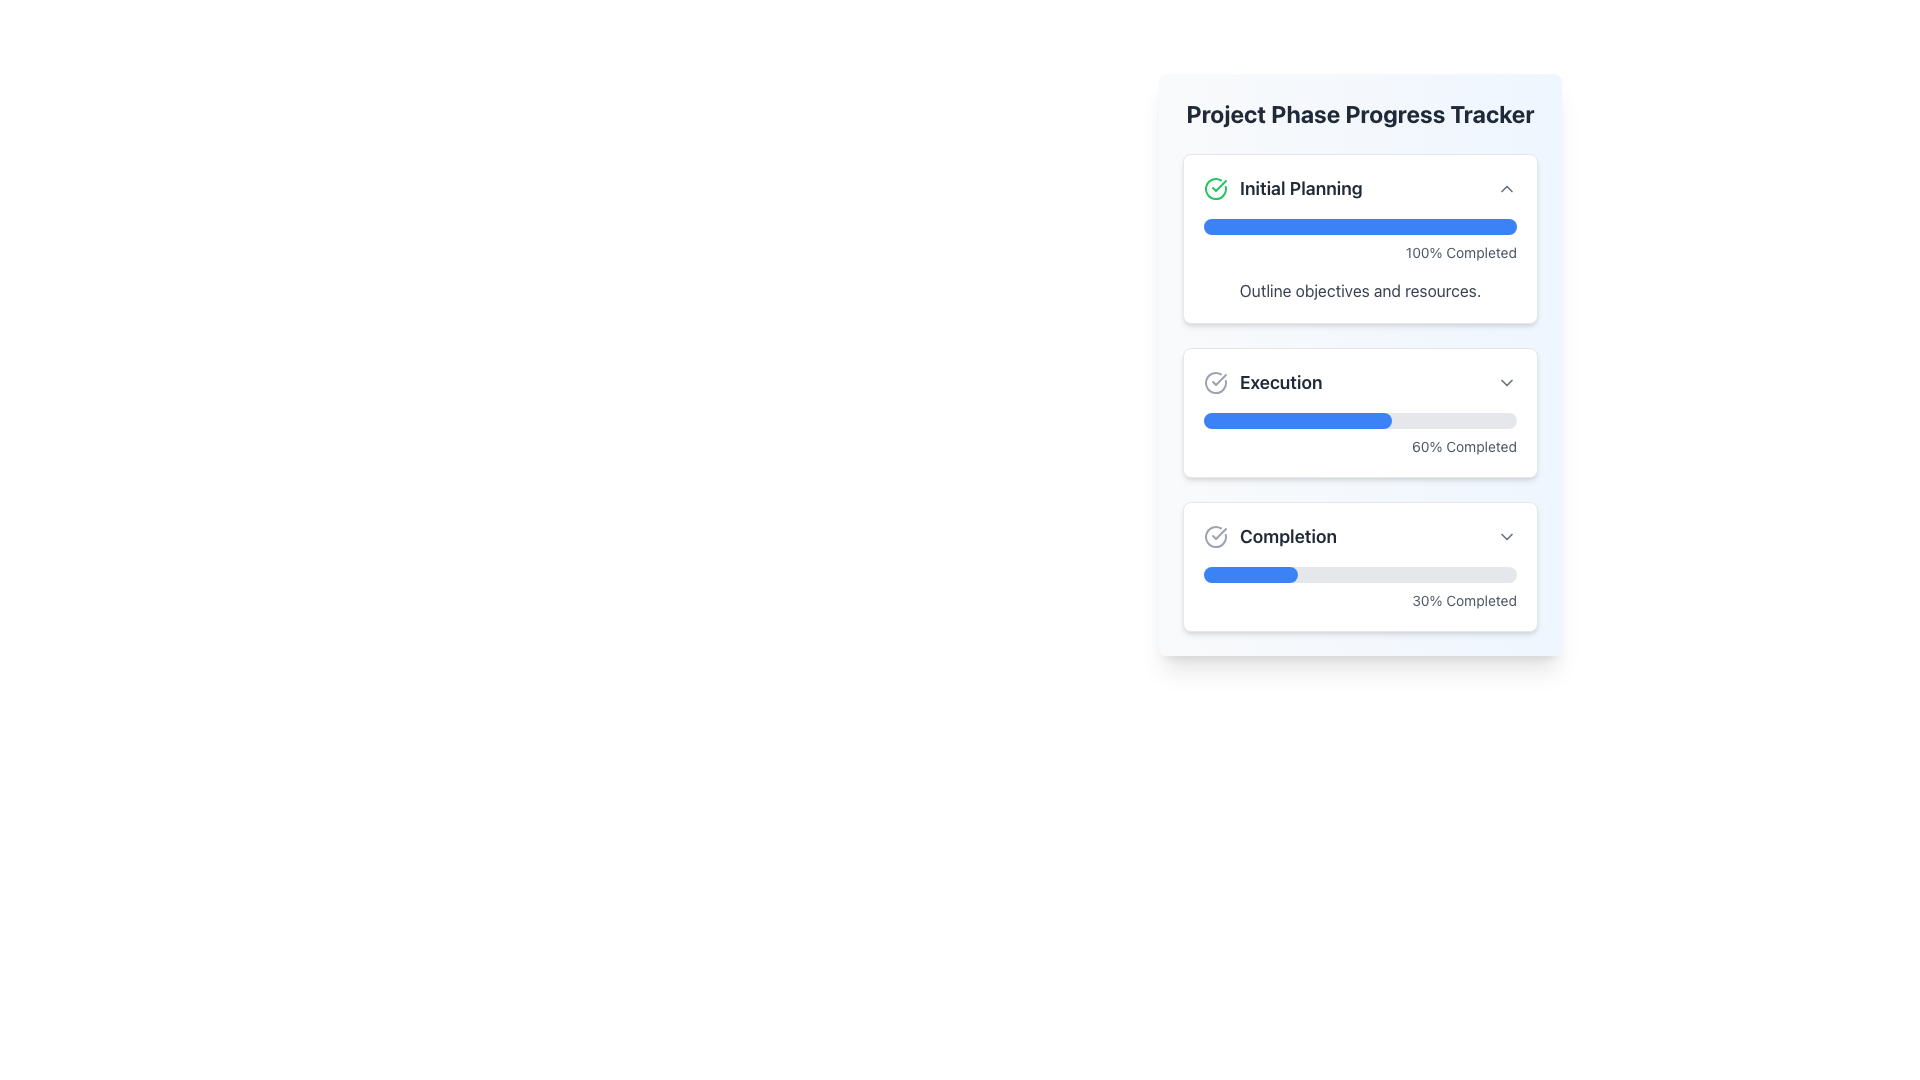 The image size is (1920, 1080). I want to click on the blue filled portion of the progress bar segment indicating 30% completion in the 'Project Phase Progress Tracker', so click(1249, 574).